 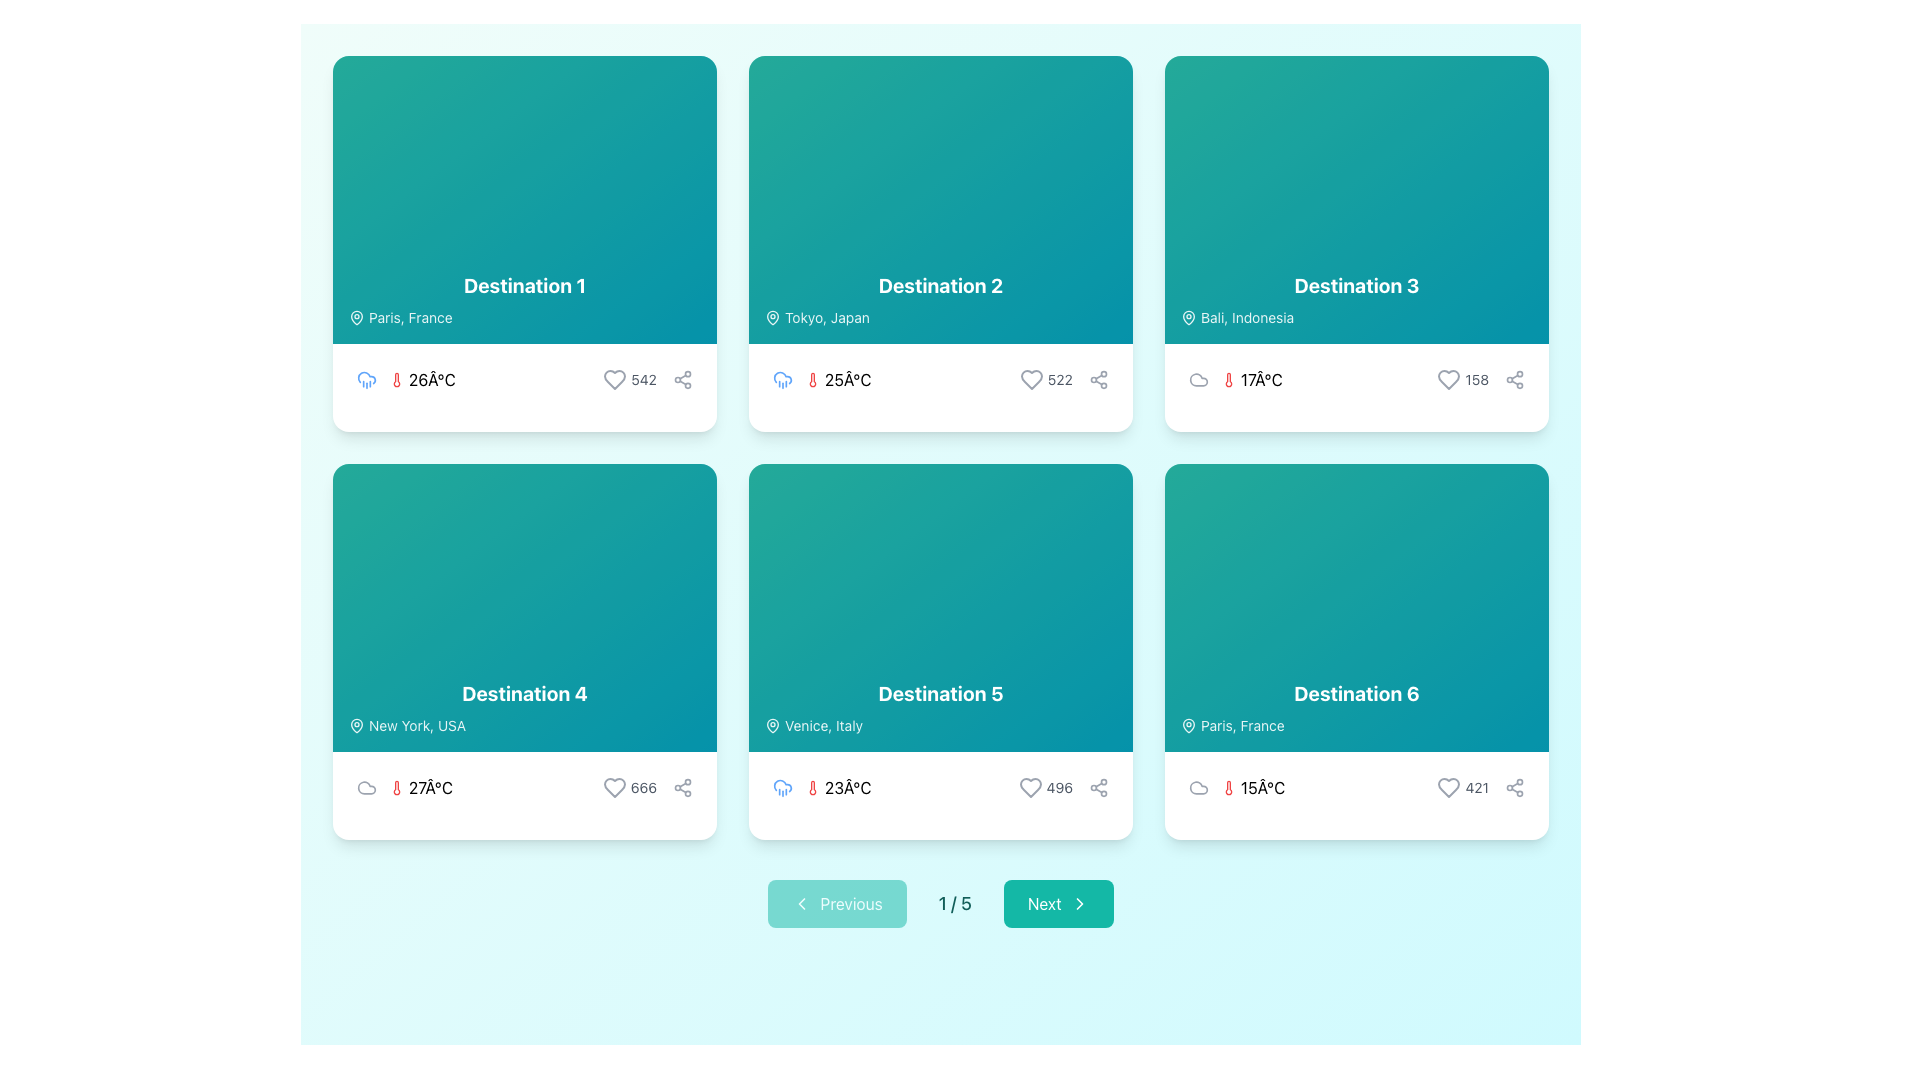 I want to click on the weather condition icon located in the bottom-right card under the 'Destination 6' title, next to the temperature reading (15°C), so click(x=1199, y=786).